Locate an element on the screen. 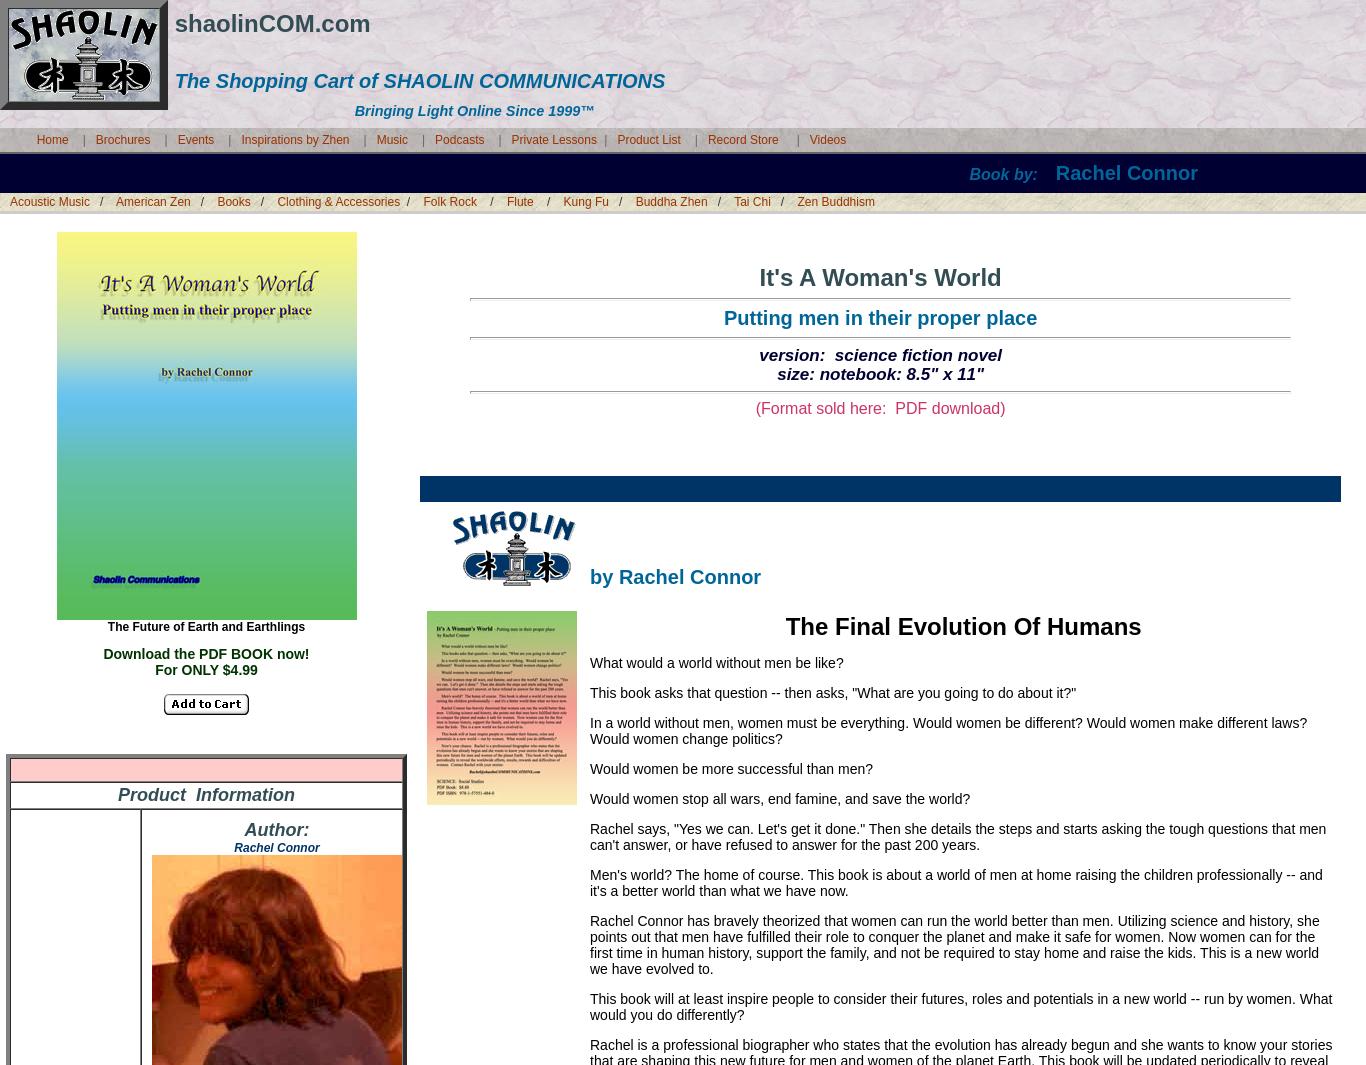 This screenshot has width=1366, height=1065. 'This book asks that question -- then asks, "What 
                are you going to do about it?"' is located at coordinates (831, 692).